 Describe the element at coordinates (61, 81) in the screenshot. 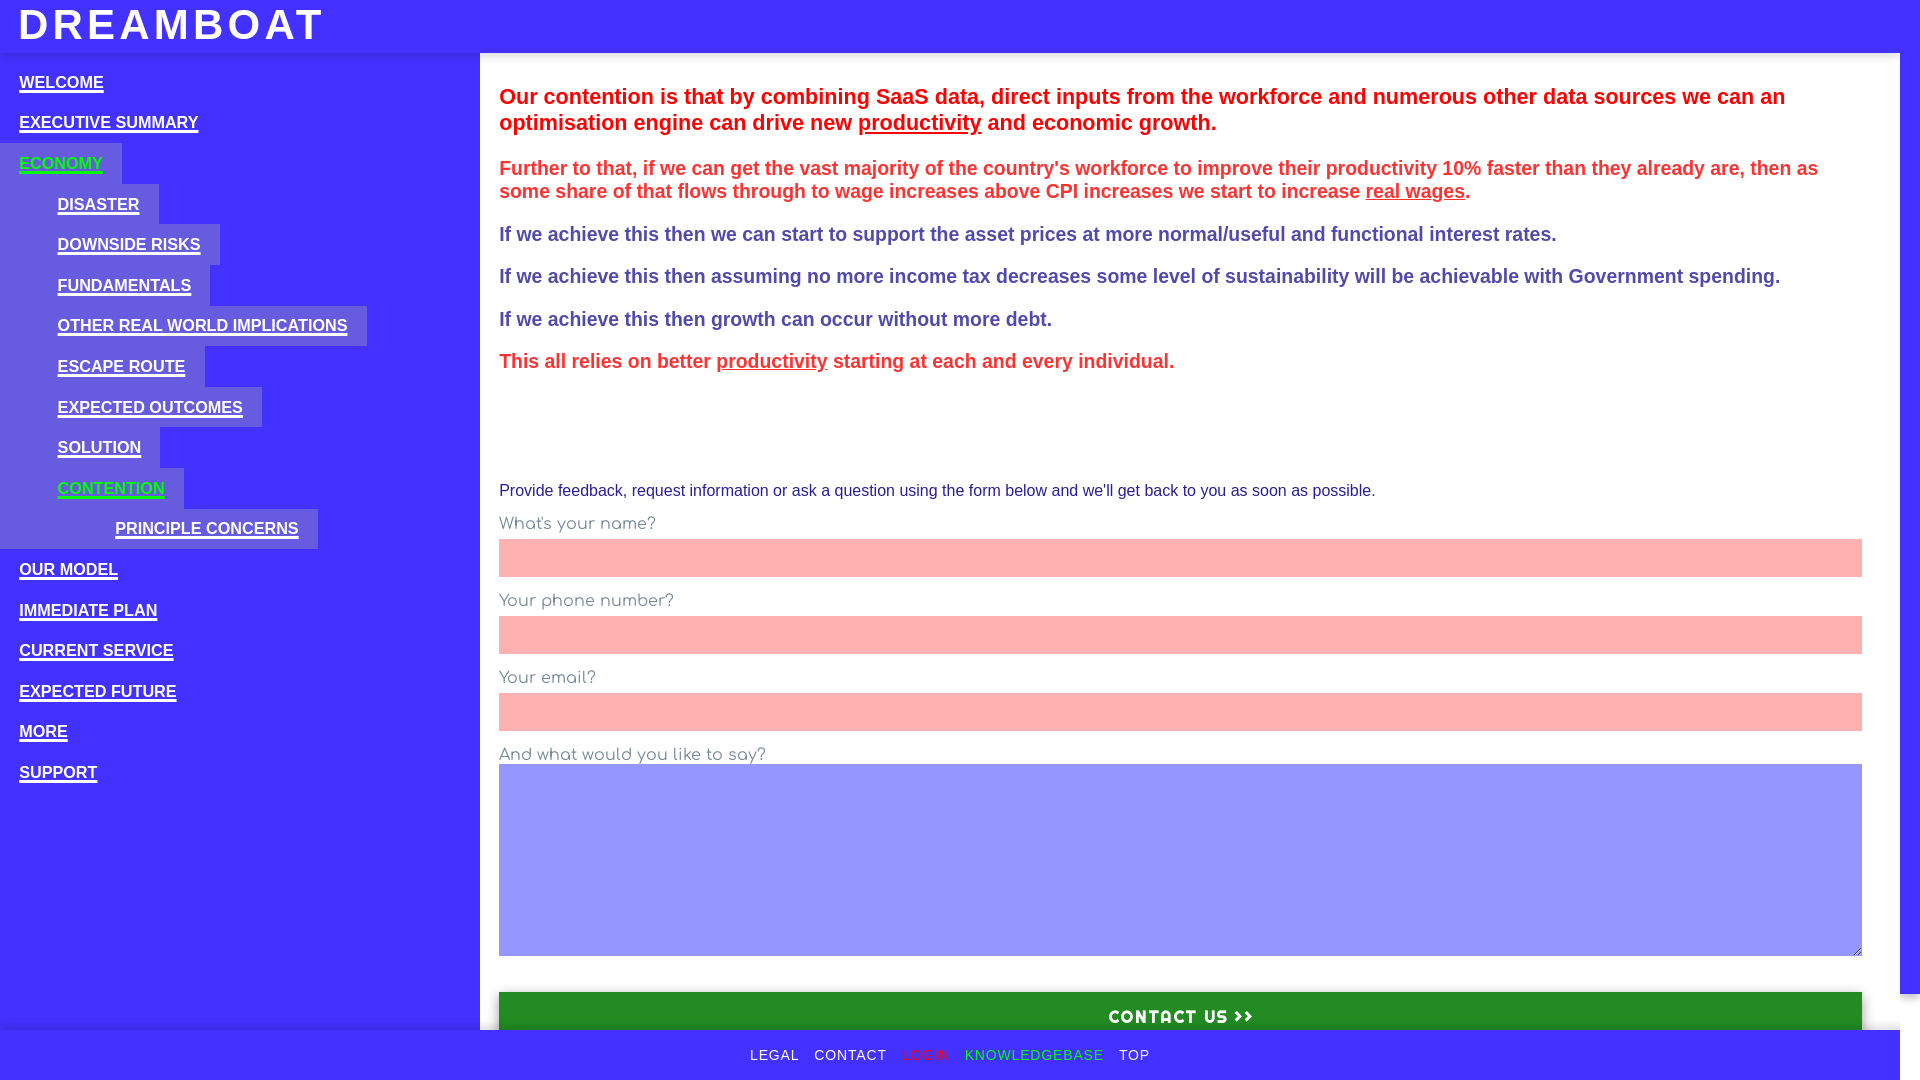

I see `'WELCOME'` at that location.